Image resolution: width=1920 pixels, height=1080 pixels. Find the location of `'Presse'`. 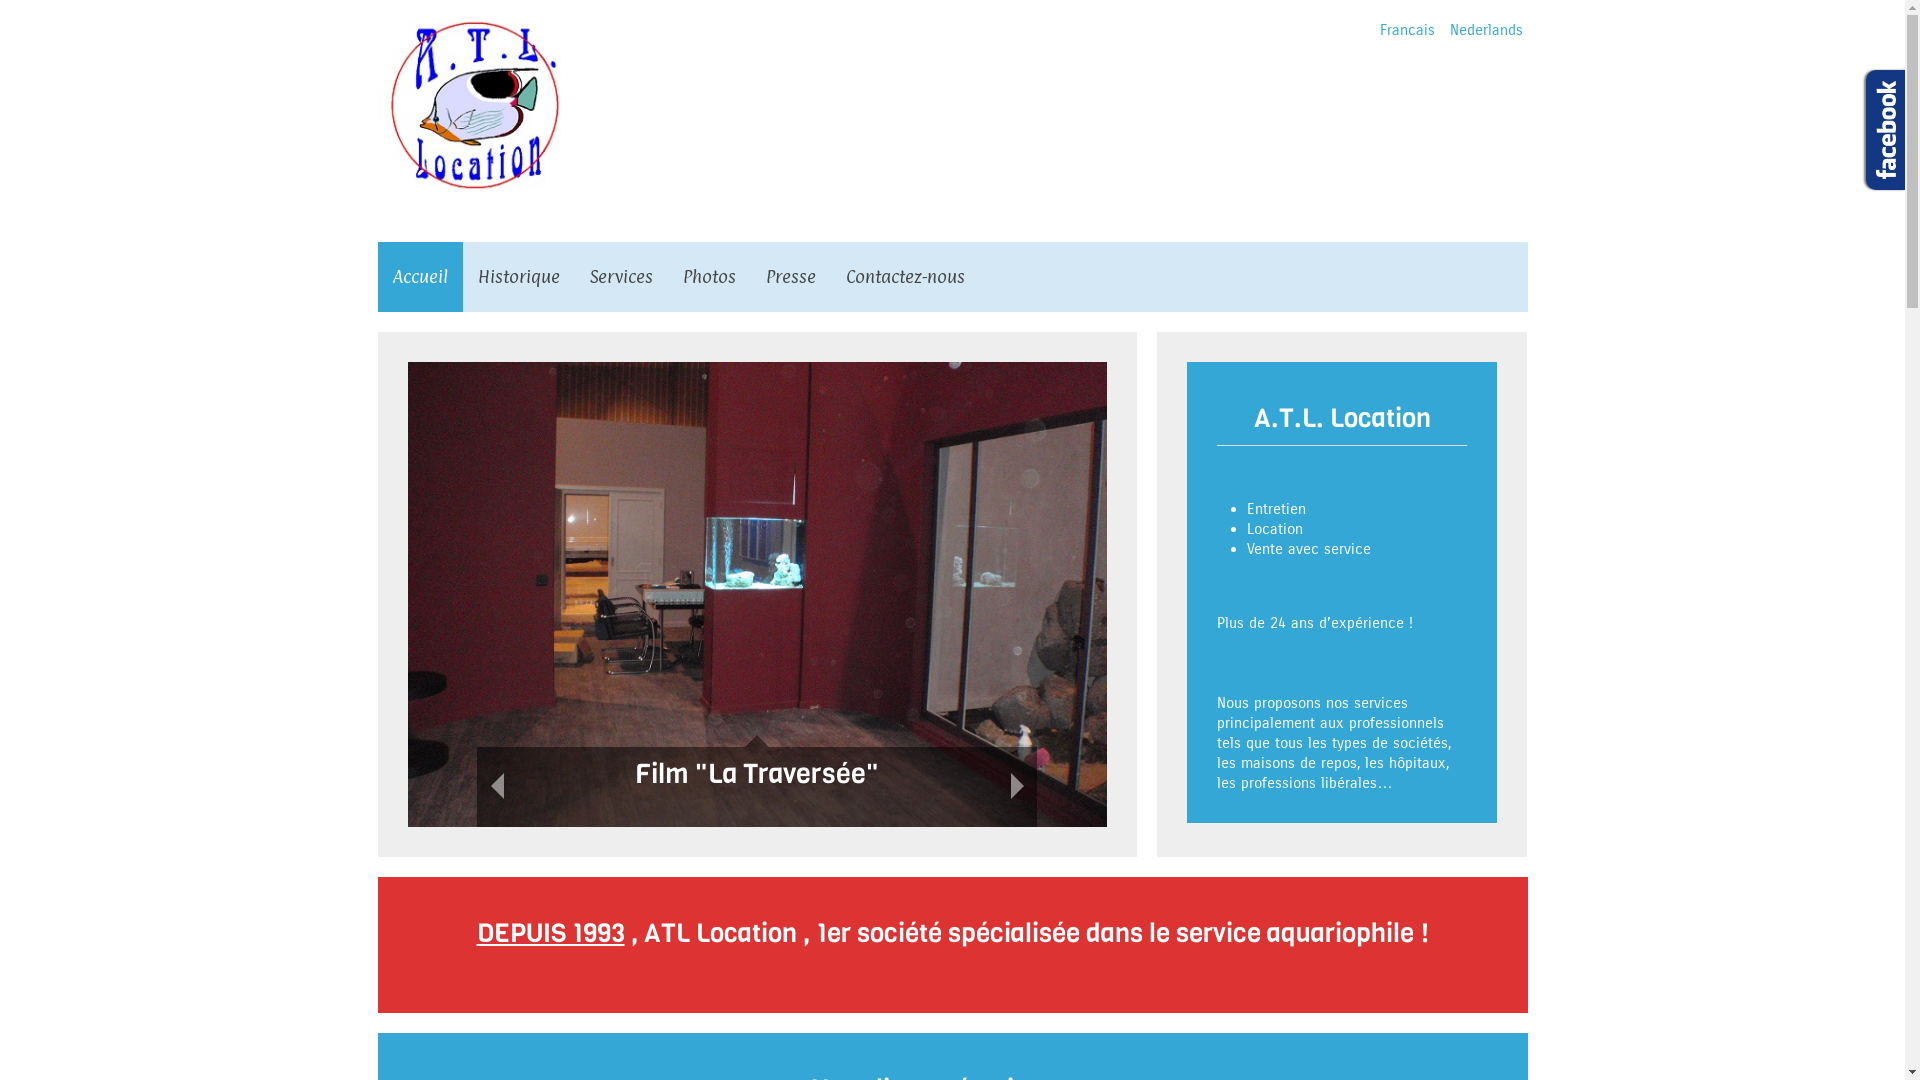

'Presse' is located at coordinates (789, 277).